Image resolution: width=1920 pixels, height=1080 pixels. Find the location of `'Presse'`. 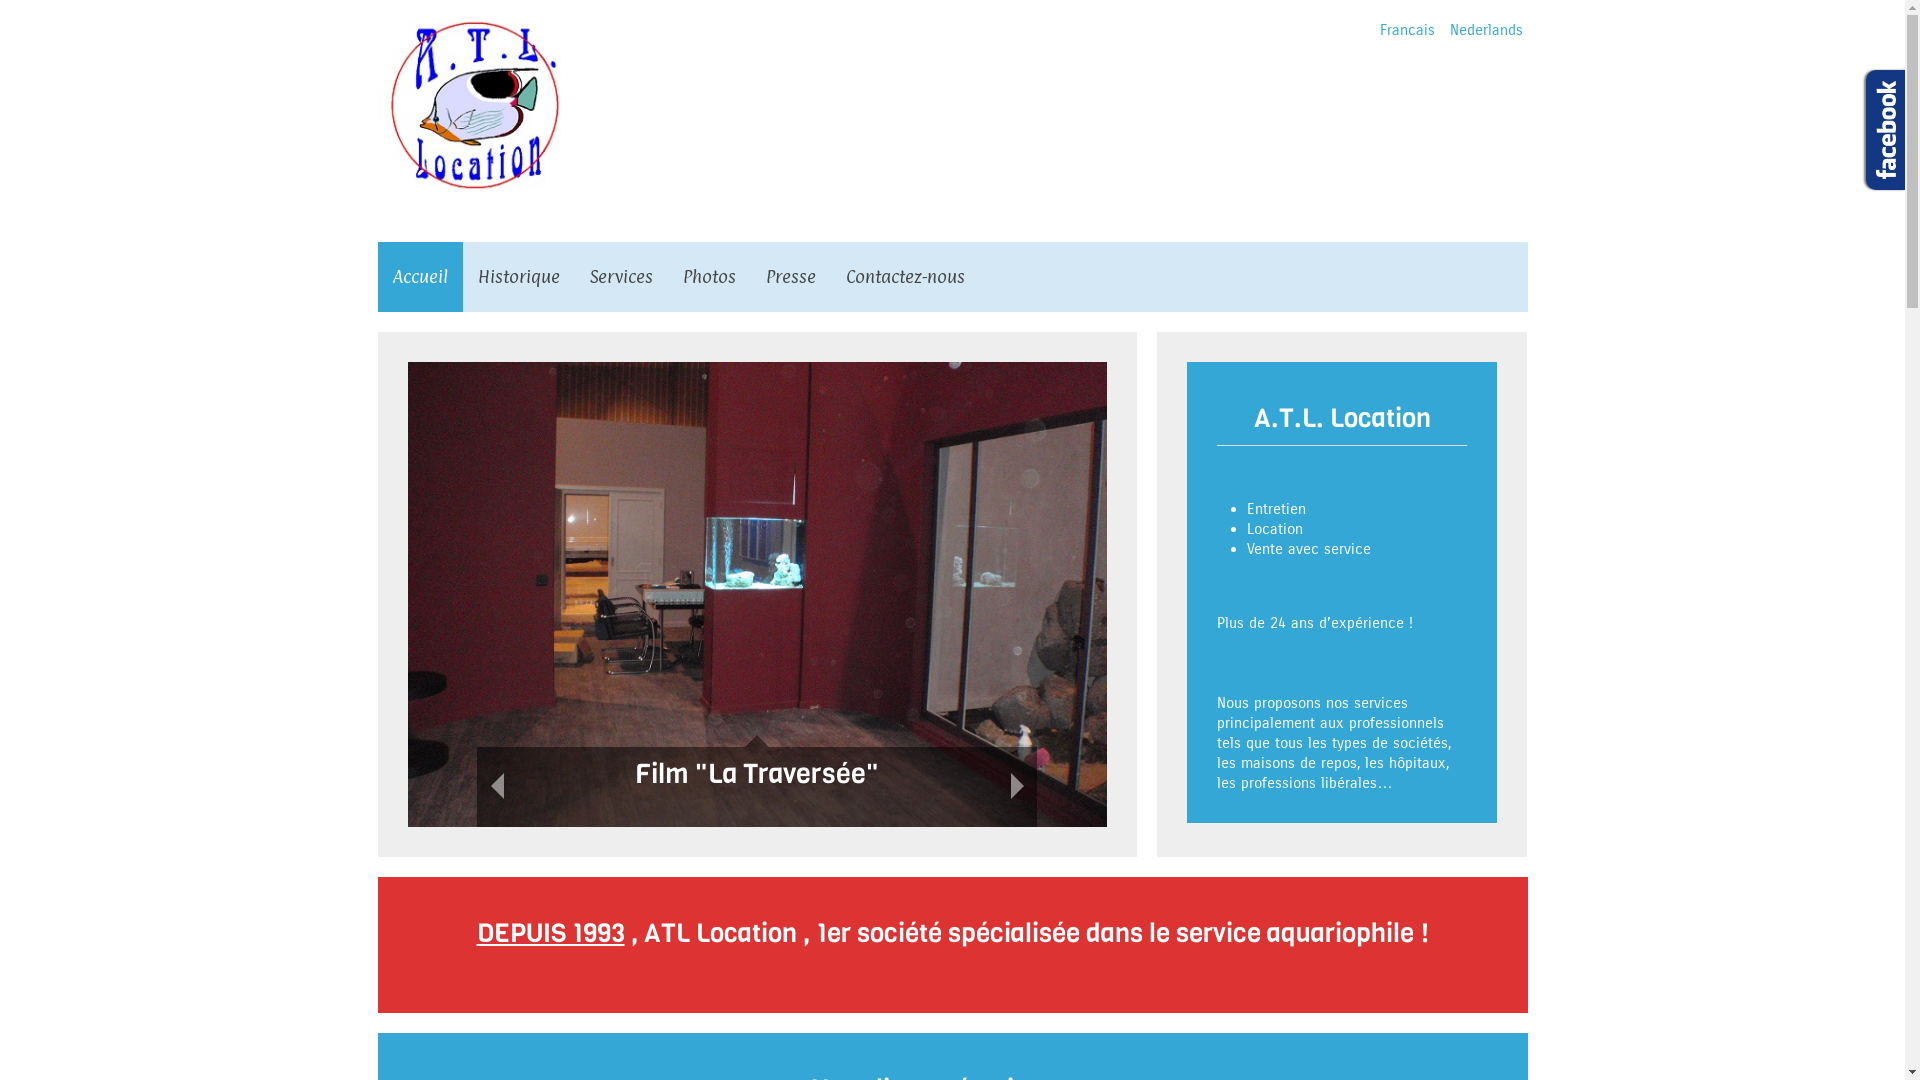

'Presse' is located at coordinates (789, 277).